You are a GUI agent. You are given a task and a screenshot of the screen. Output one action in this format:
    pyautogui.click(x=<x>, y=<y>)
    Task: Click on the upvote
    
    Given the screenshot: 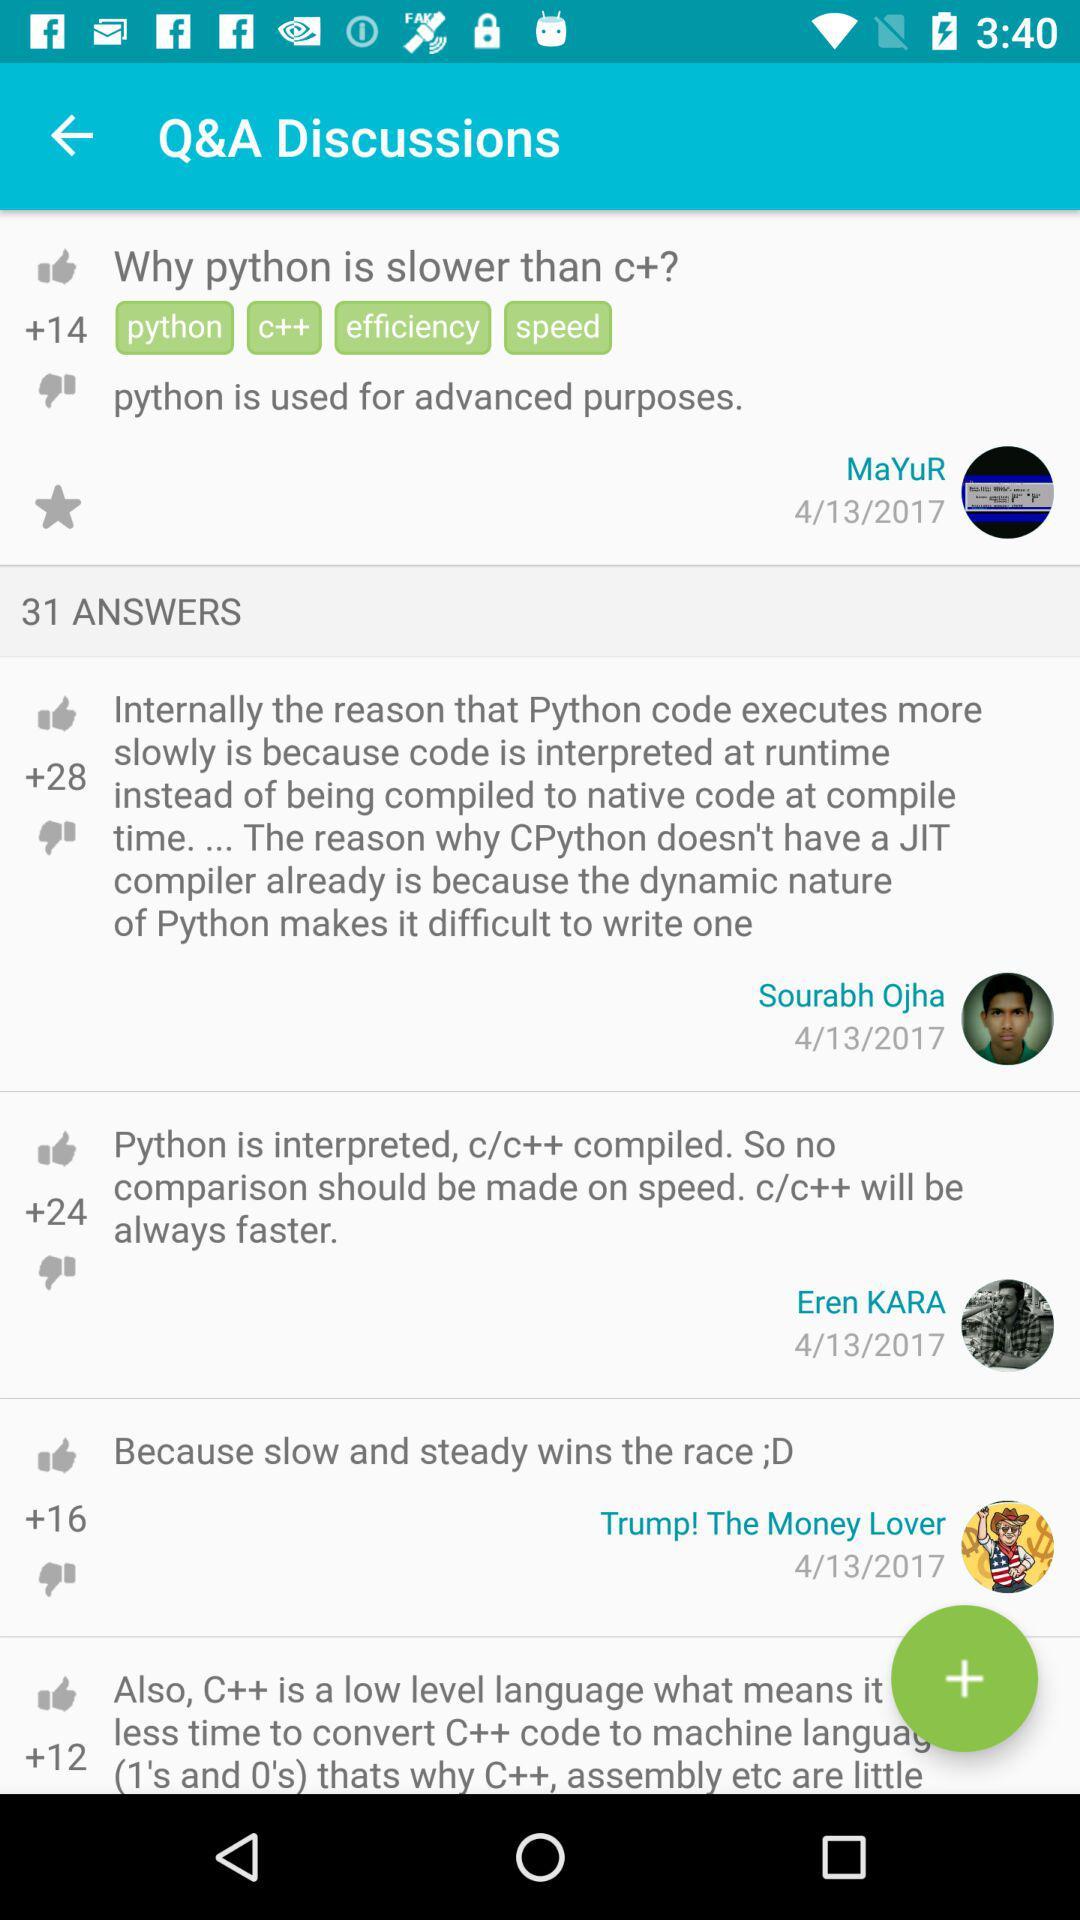 What is the action you would take?
    pyautogui.click(x=55, y=1148)
    